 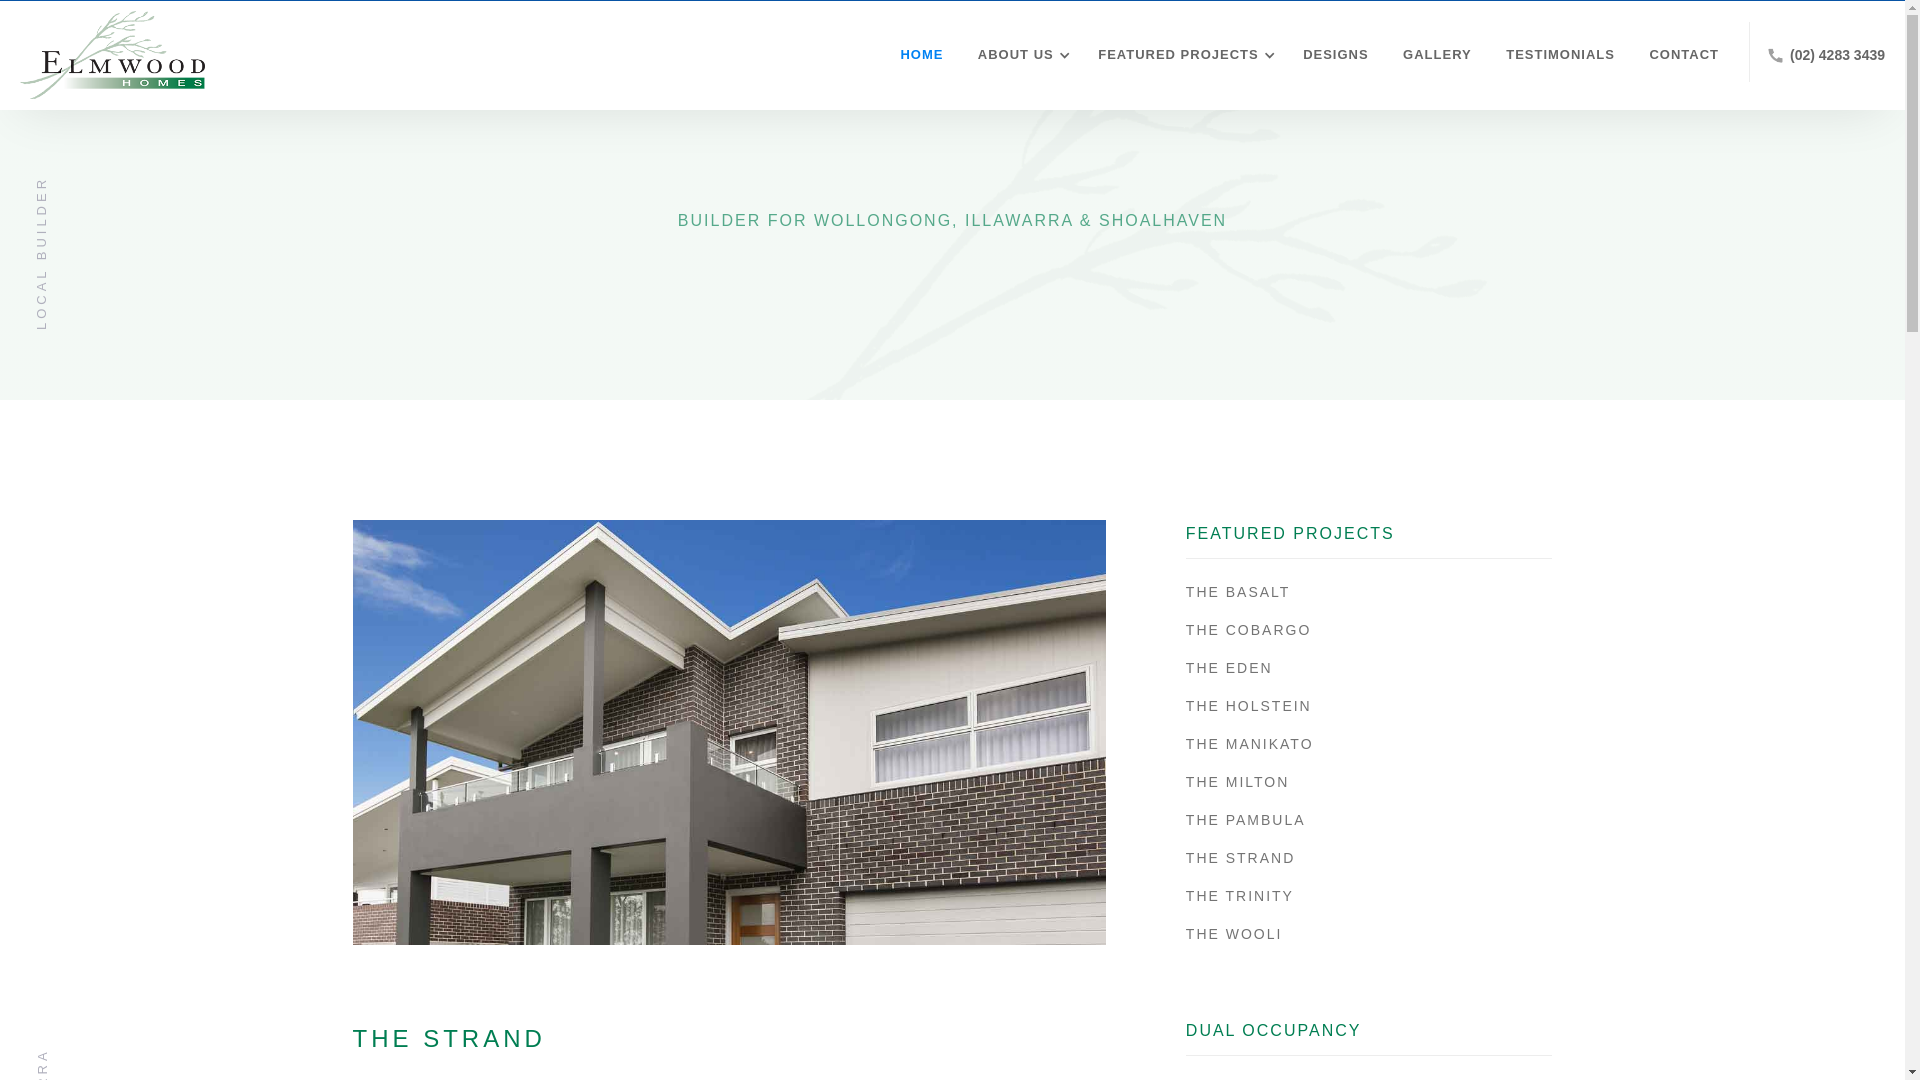 What do you see at coordinates (1679, 53) in the screenshot?
I see `'CONTACT'` at bounding box center [1679, 53].